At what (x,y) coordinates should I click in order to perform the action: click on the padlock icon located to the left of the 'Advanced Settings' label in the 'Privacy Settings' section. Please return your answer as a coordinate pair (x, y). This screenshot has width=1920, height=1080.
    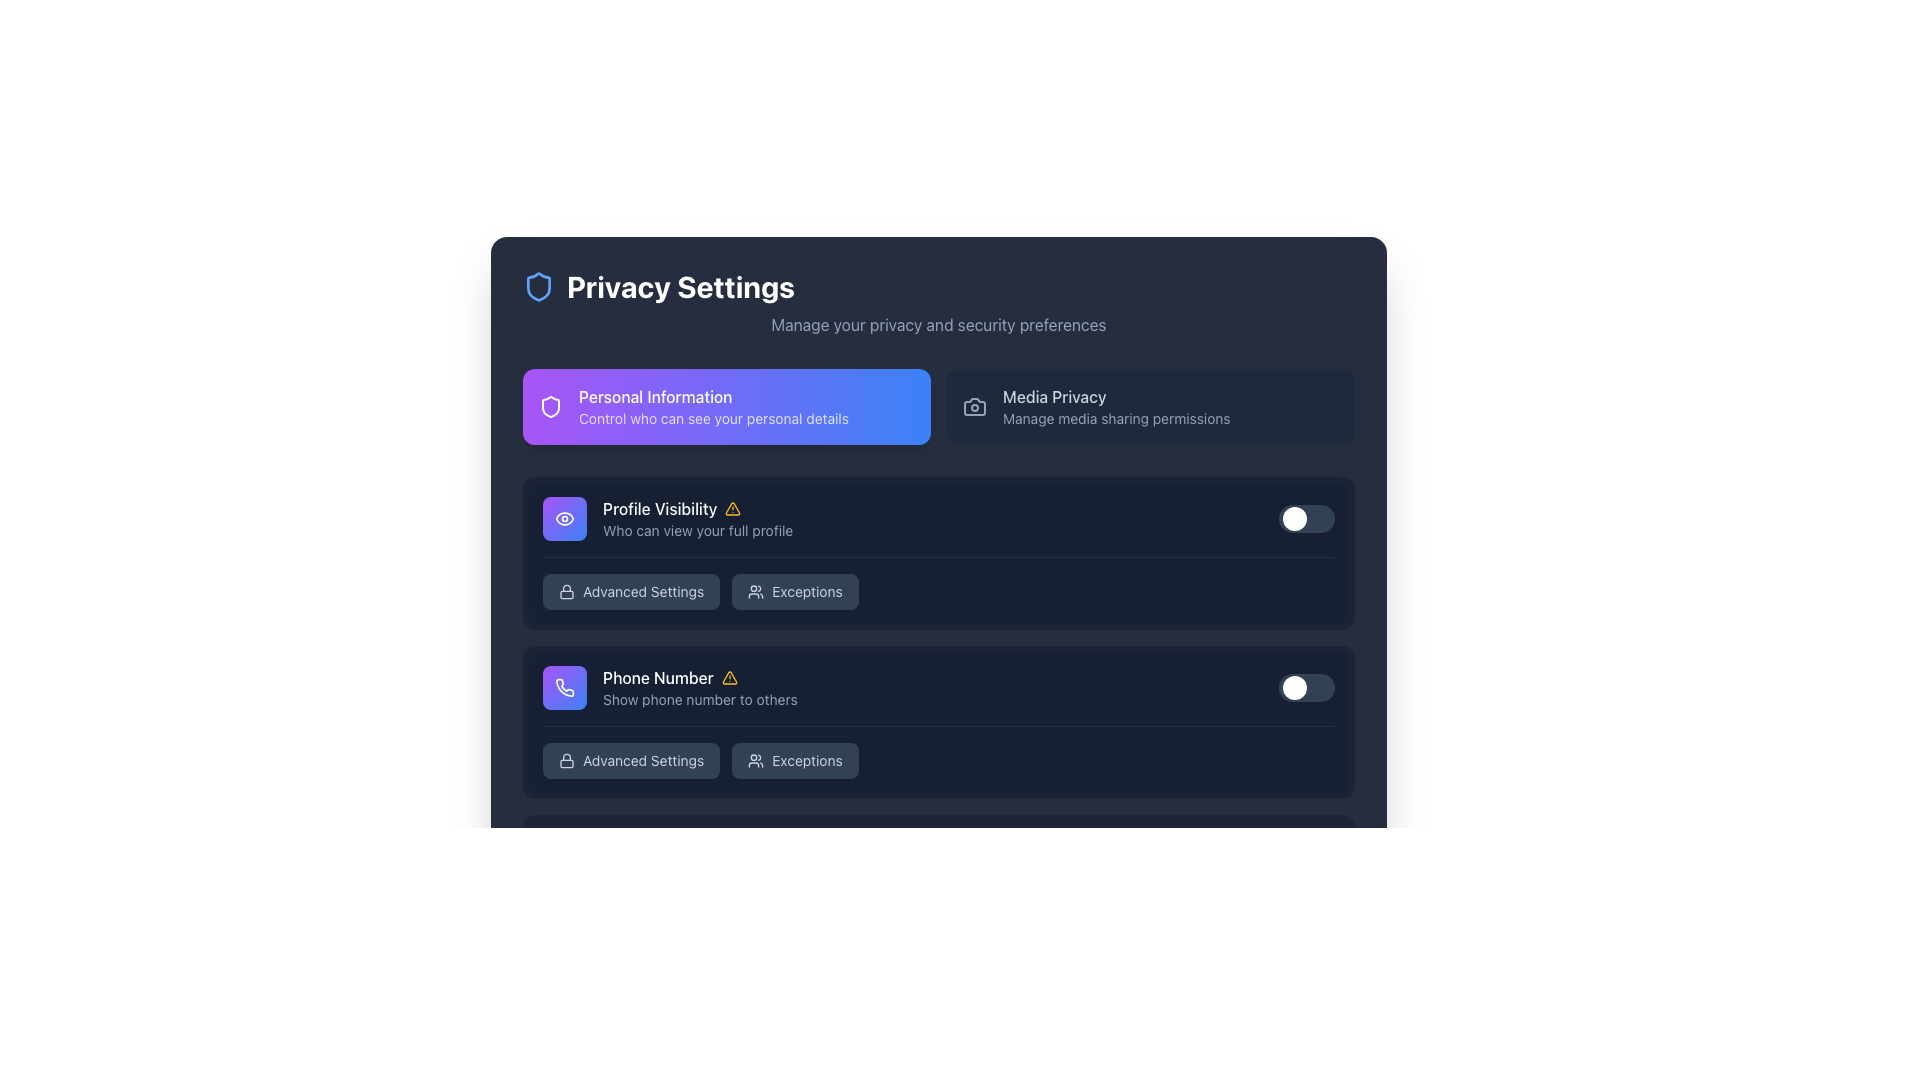
    Looking at the image, I should click on (565, 590).